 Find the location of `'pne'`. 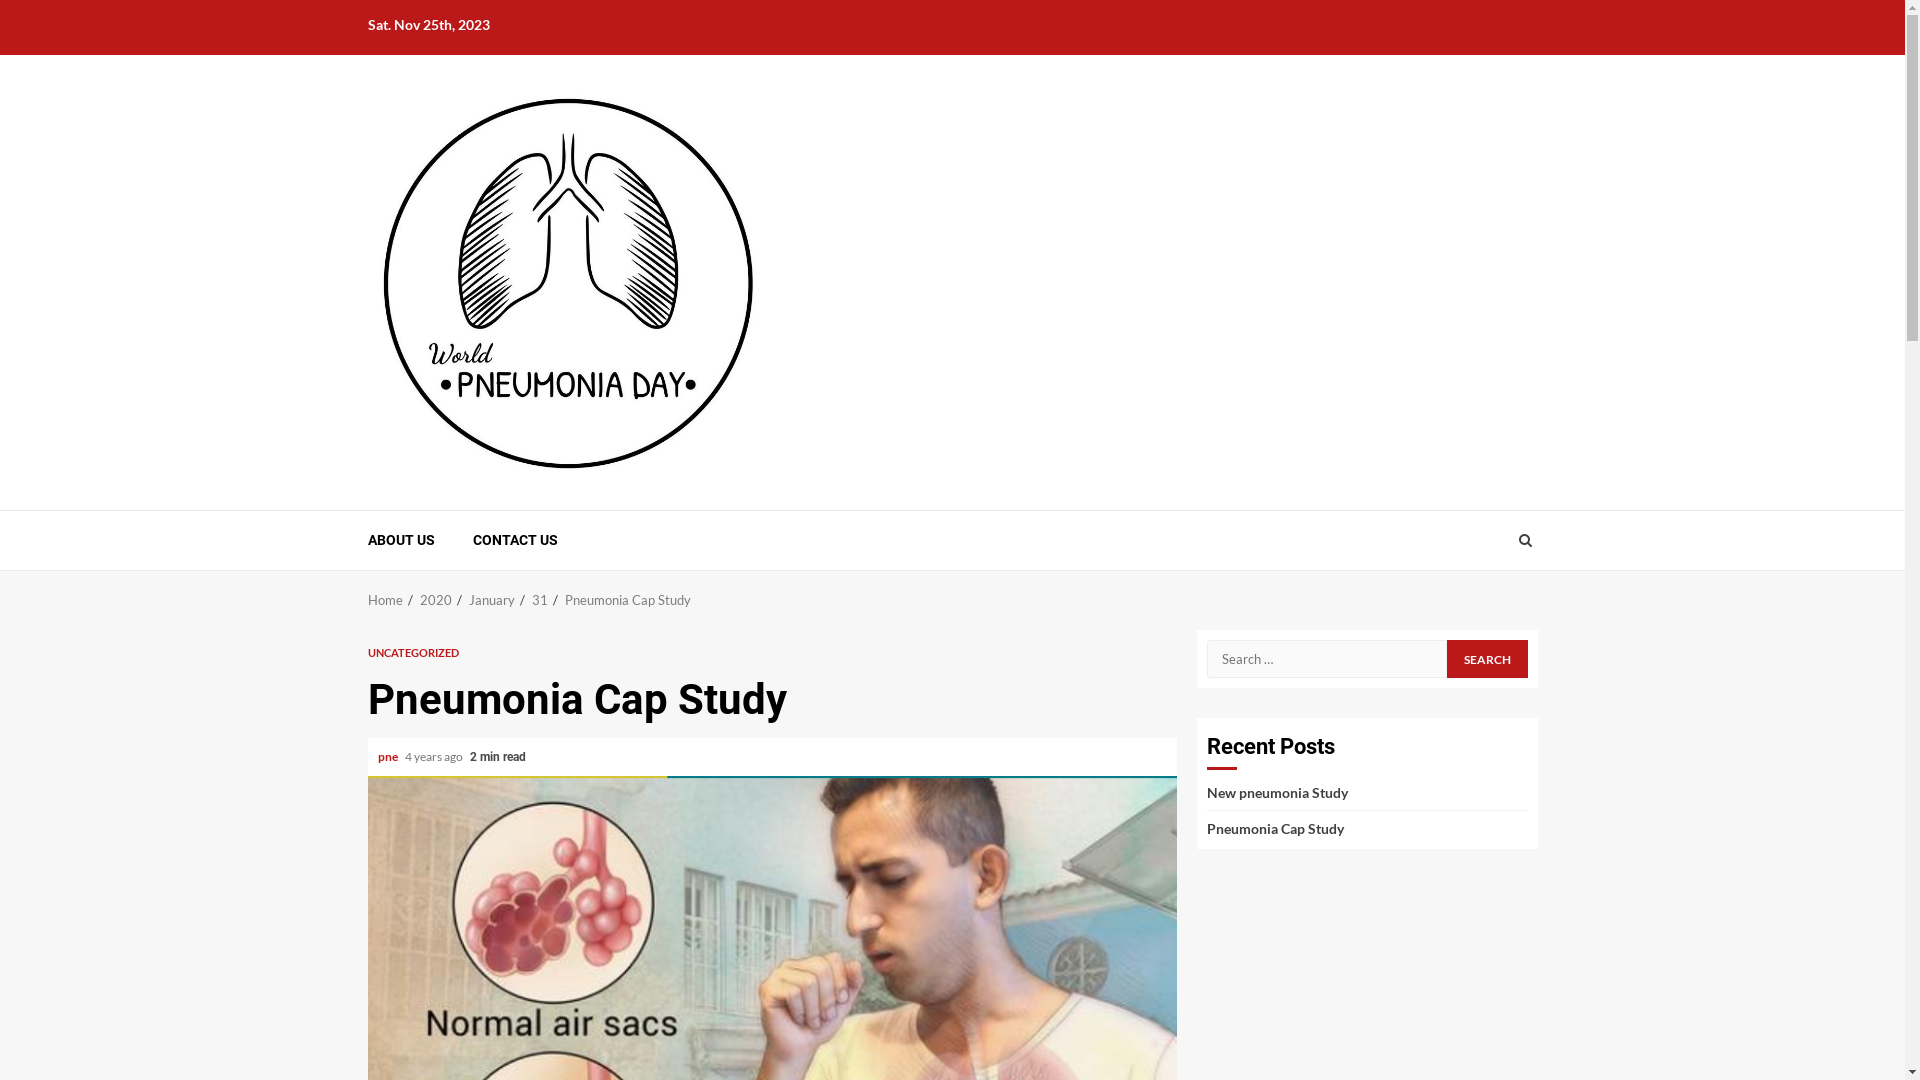

'pne' is located at coordinates (388, 756).